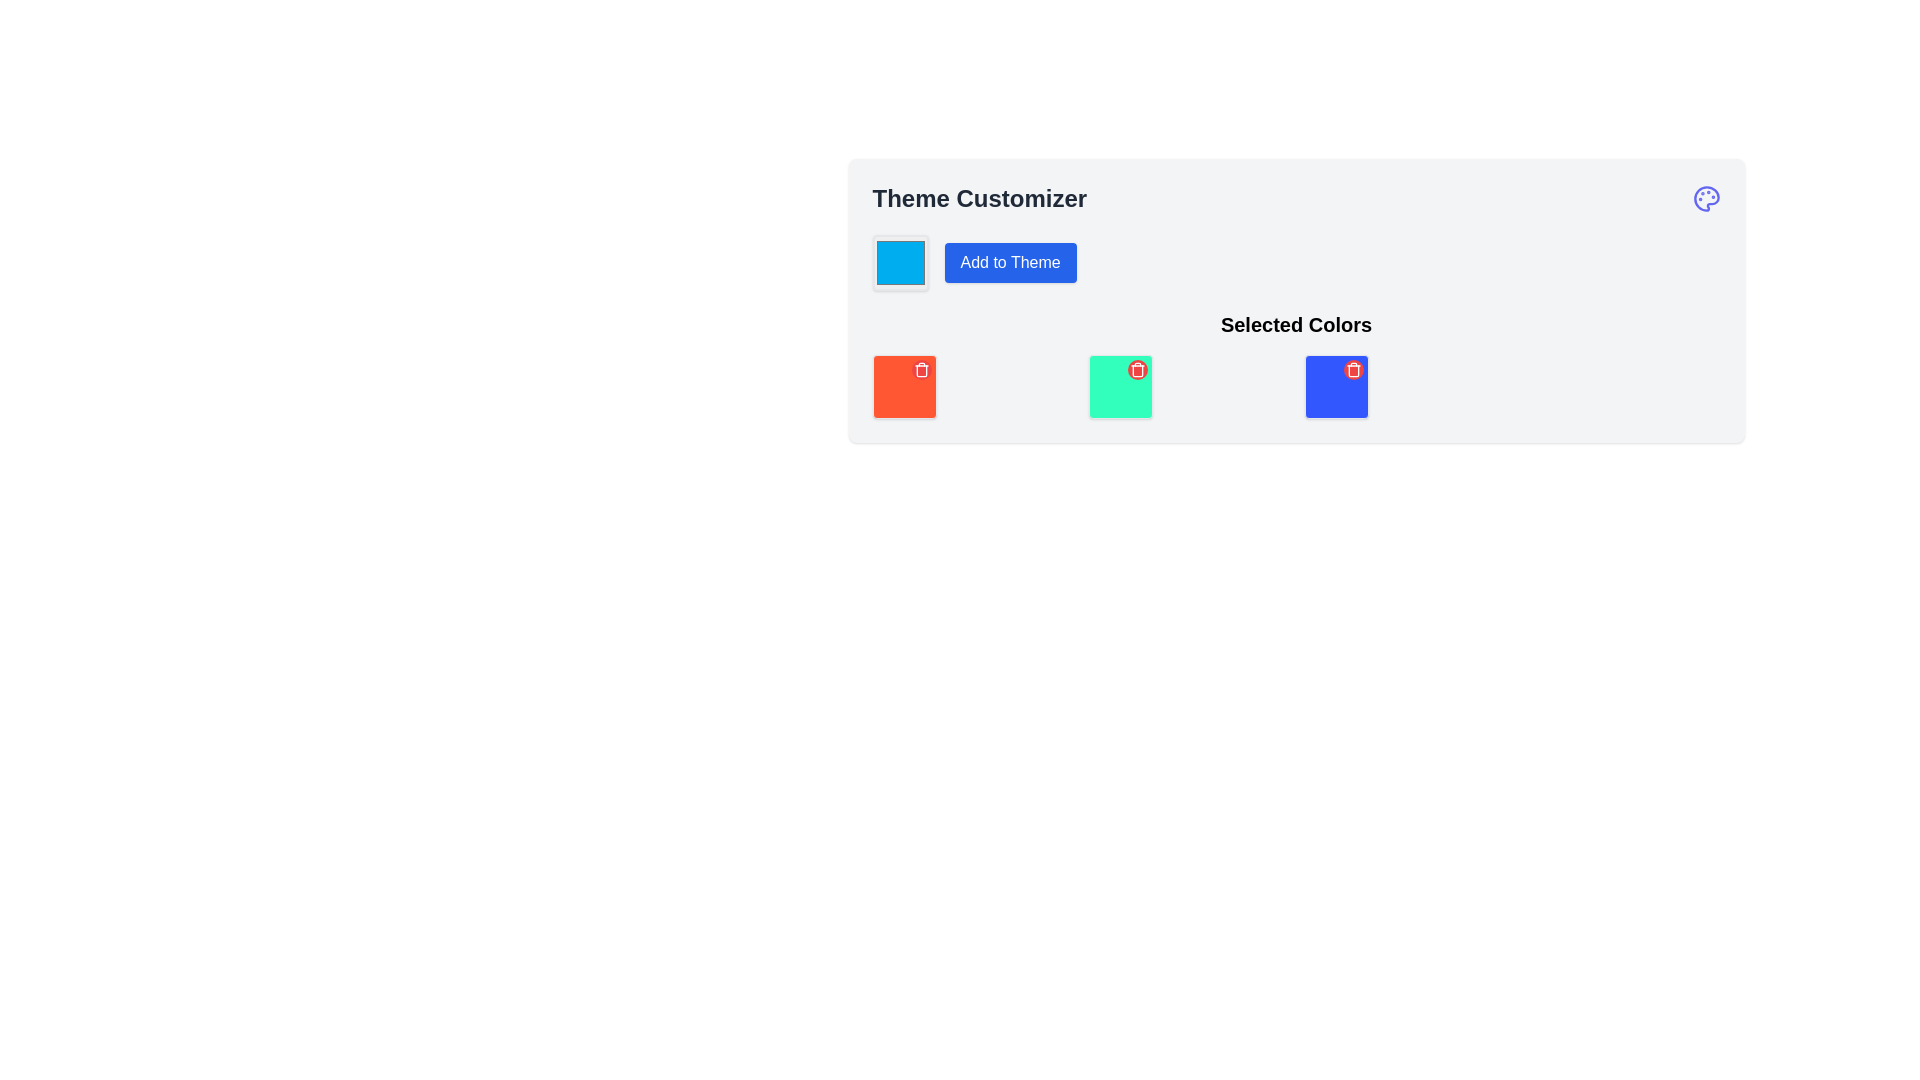 This screenshot has height=1080, width=1920. I want to click on the small circular red delete icon located at the top right corner of the blue Color tile in the 'Selected Colors' grid, so click(1336, 386).